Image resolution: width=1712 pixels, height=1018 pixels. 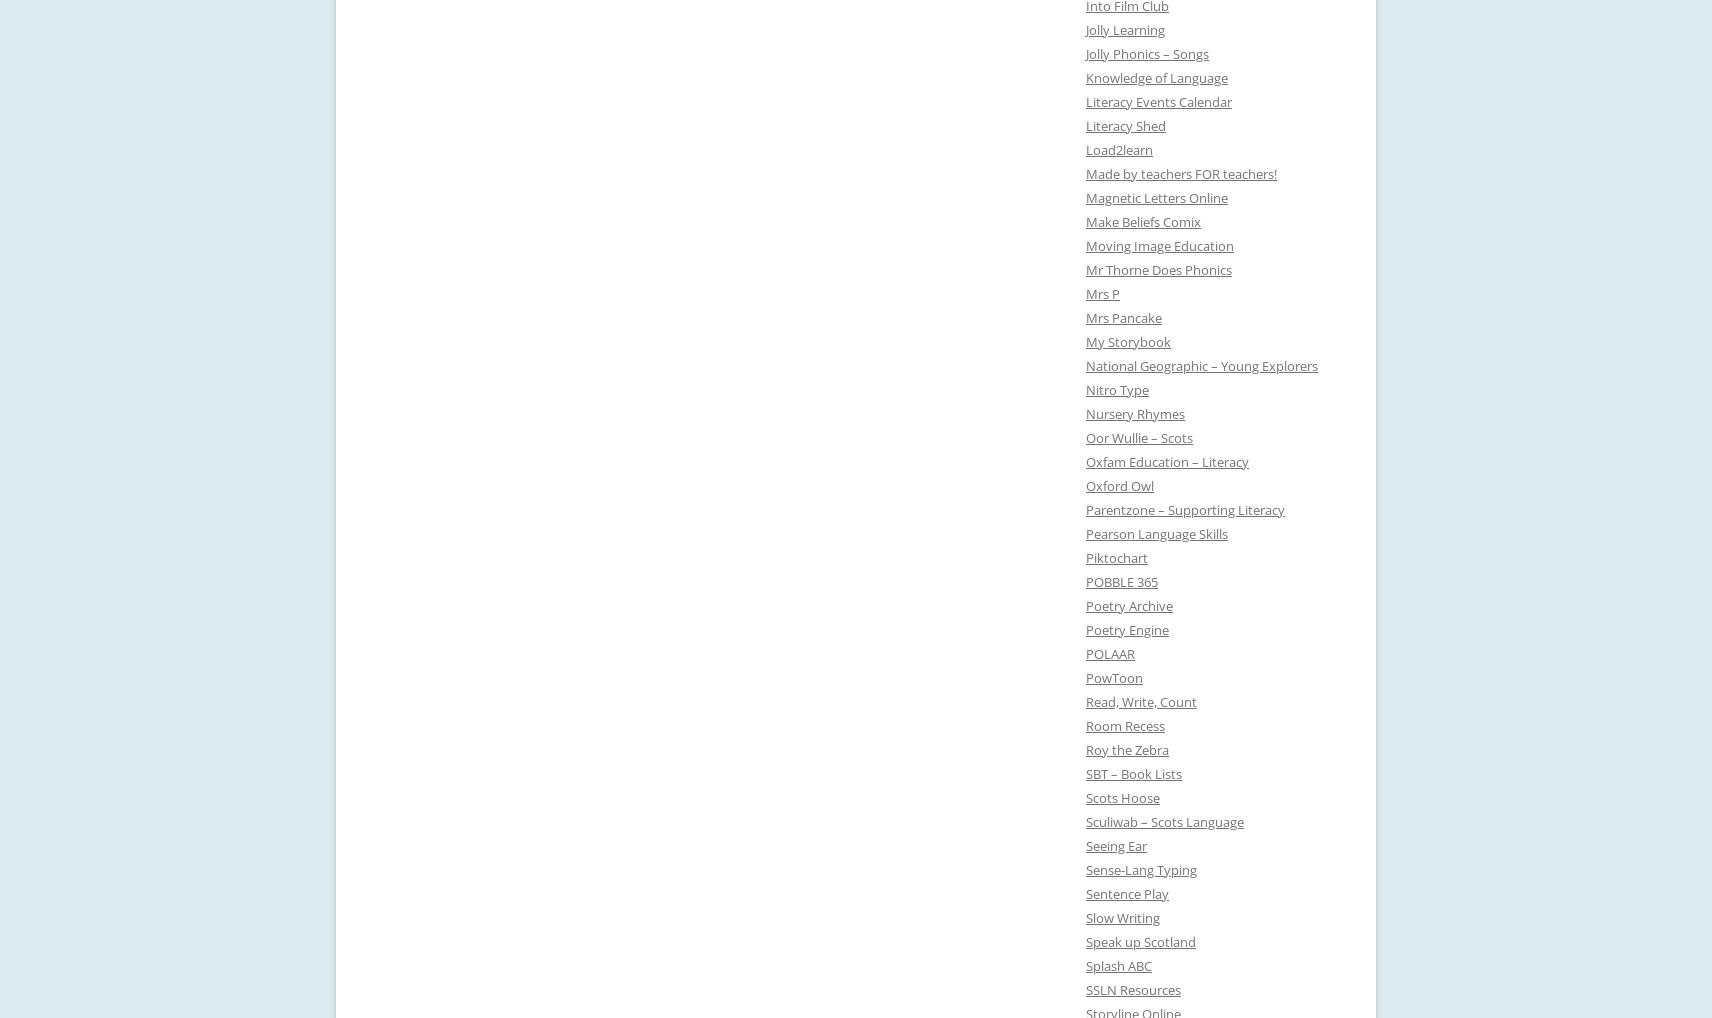 What do you see at coordinates (1127, 629) in the screenshot?
I see `'Poetry Engine'` at bounding box center [1127, 629].